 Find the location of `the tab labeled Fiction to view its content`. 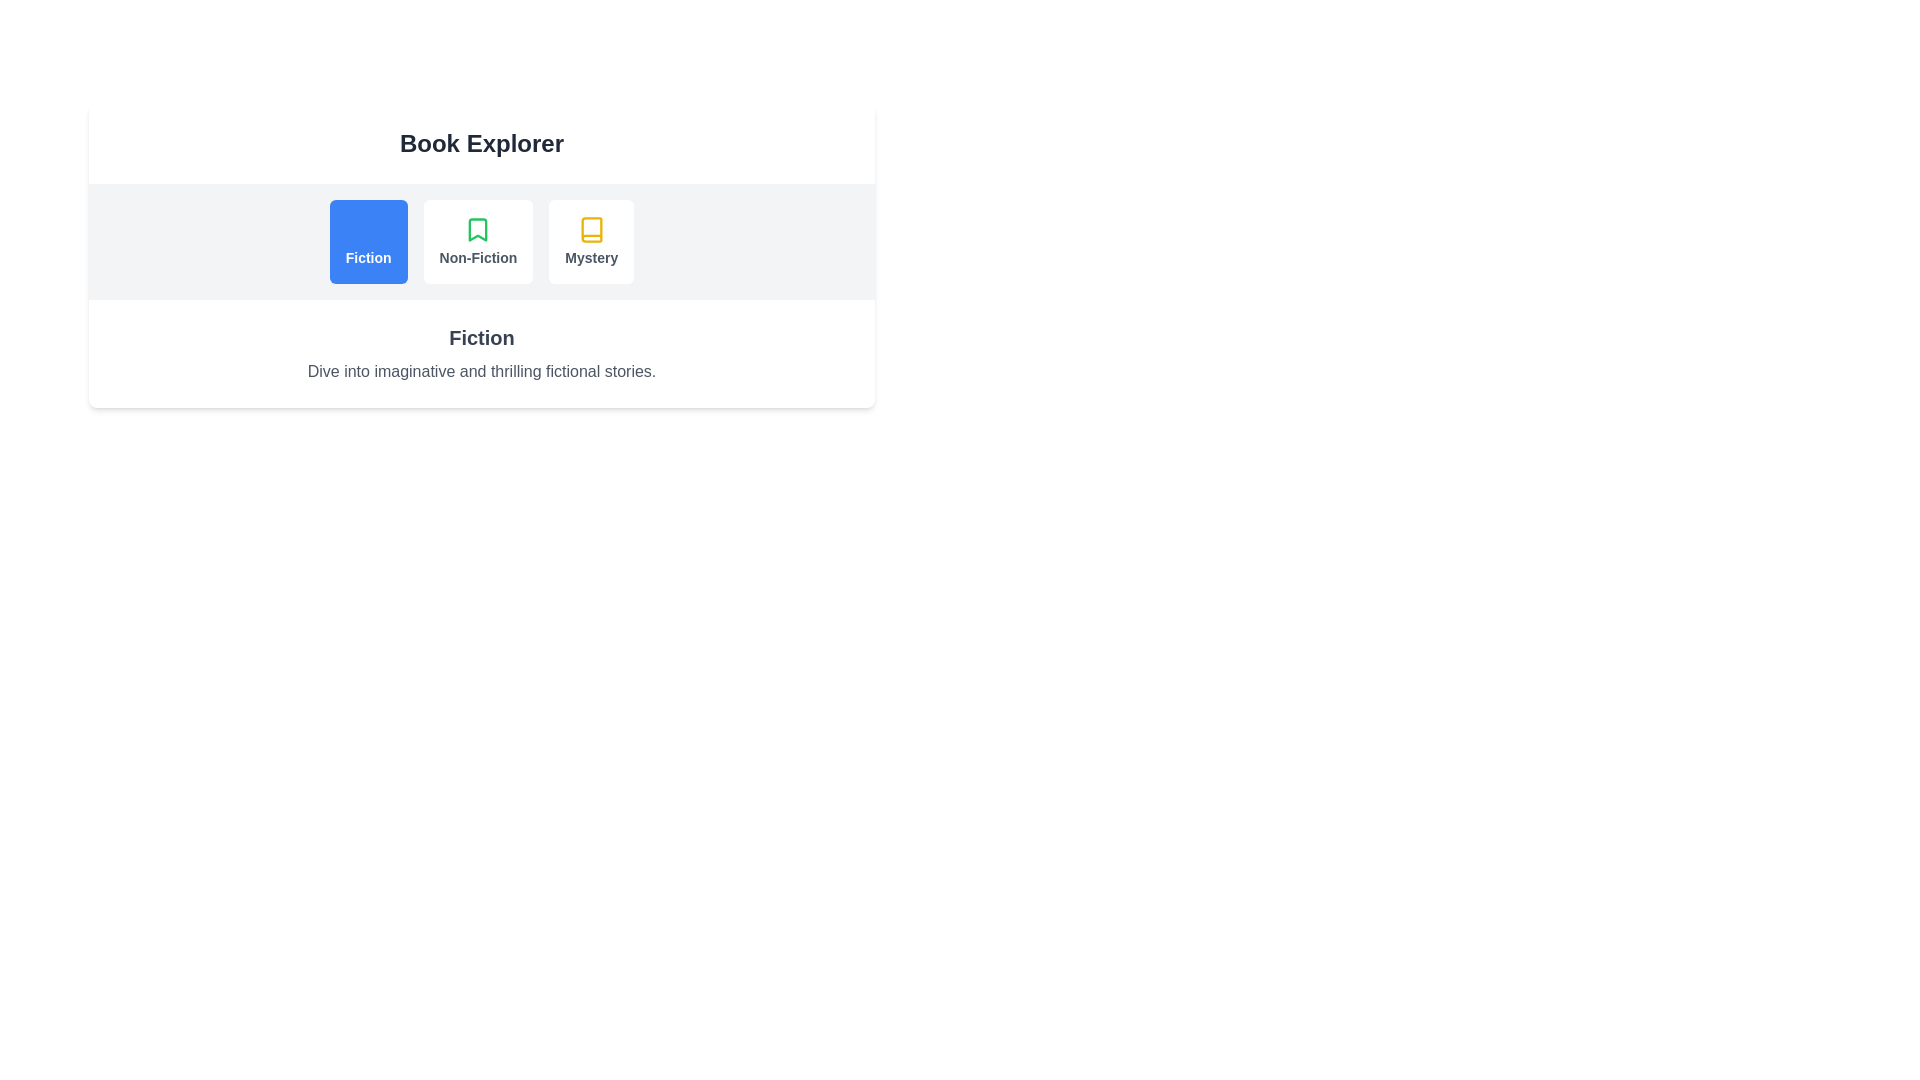

the tab labeled Fiction to view its content is located at coordinates (368, 241).